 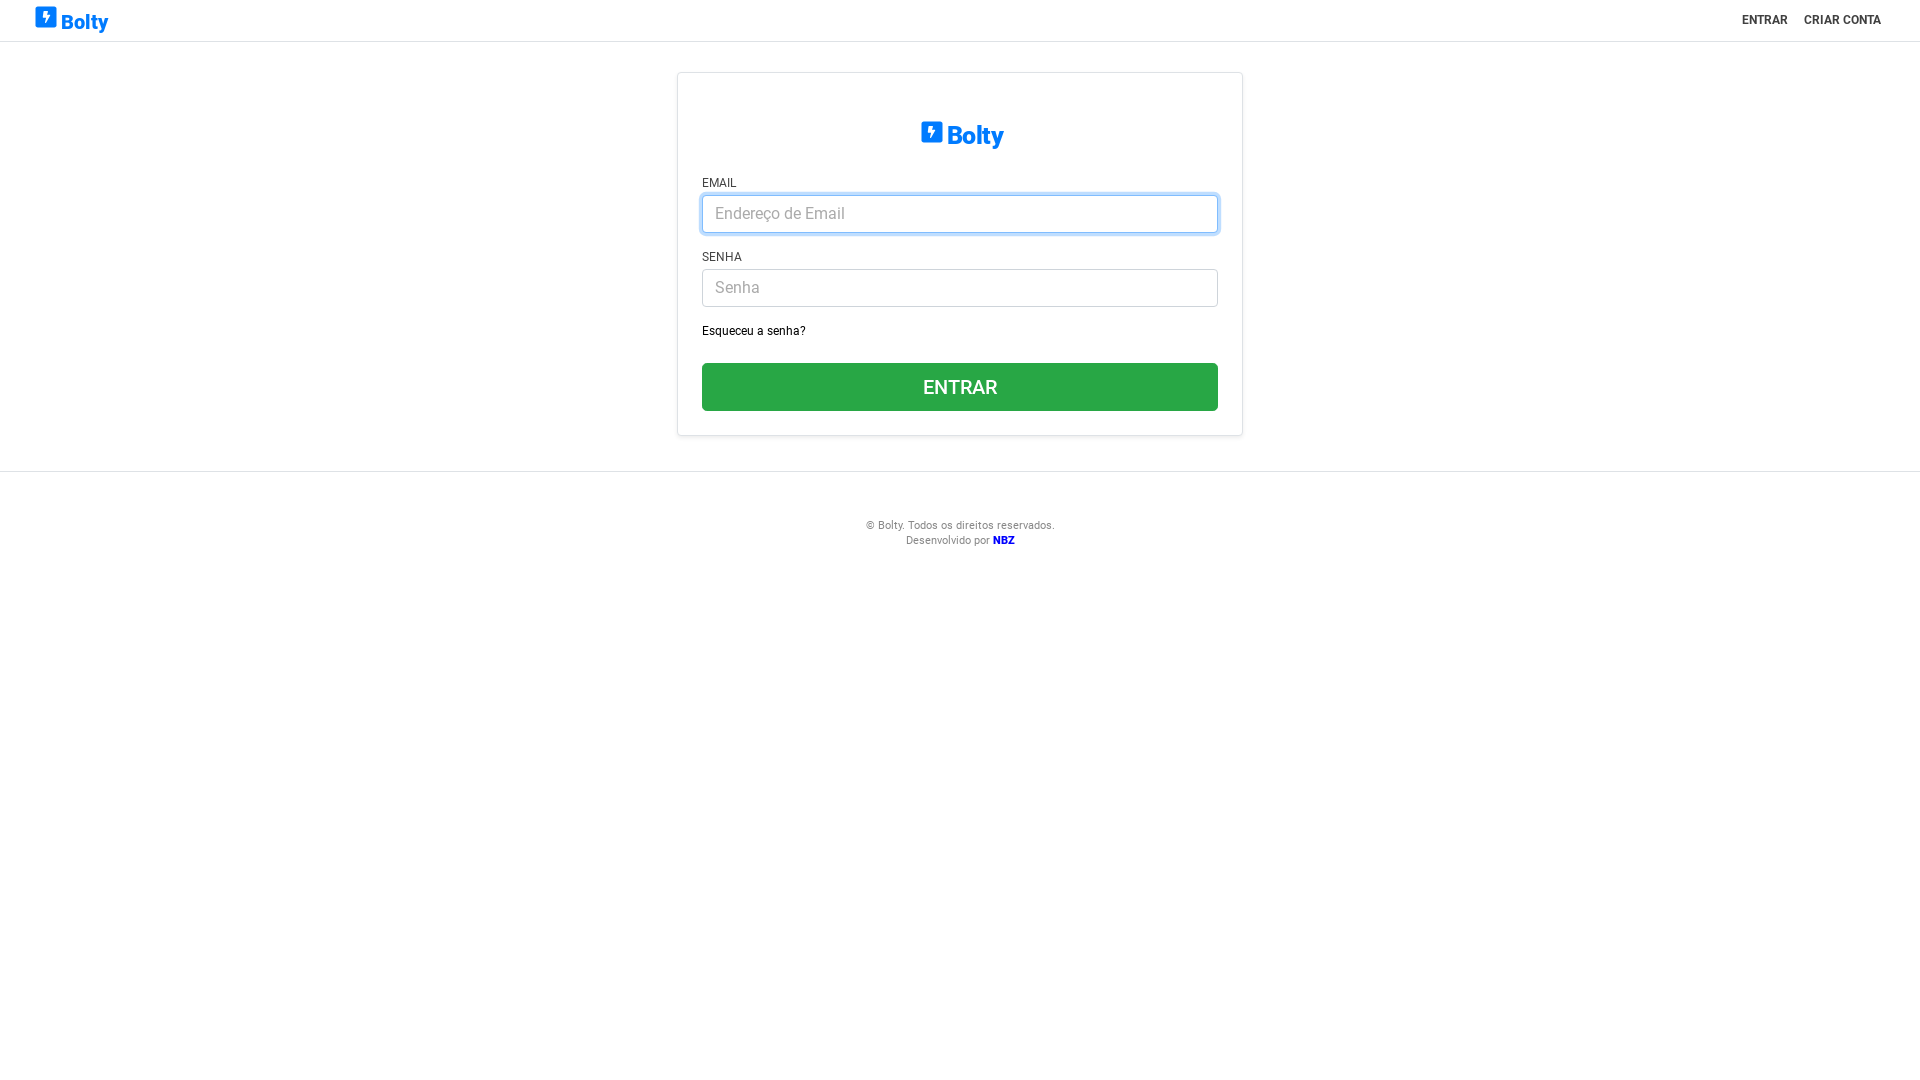 What do you see at coordinates (69, 20) in the screenshot?
I see `'Bolty'` at bounding box center [69, 20].